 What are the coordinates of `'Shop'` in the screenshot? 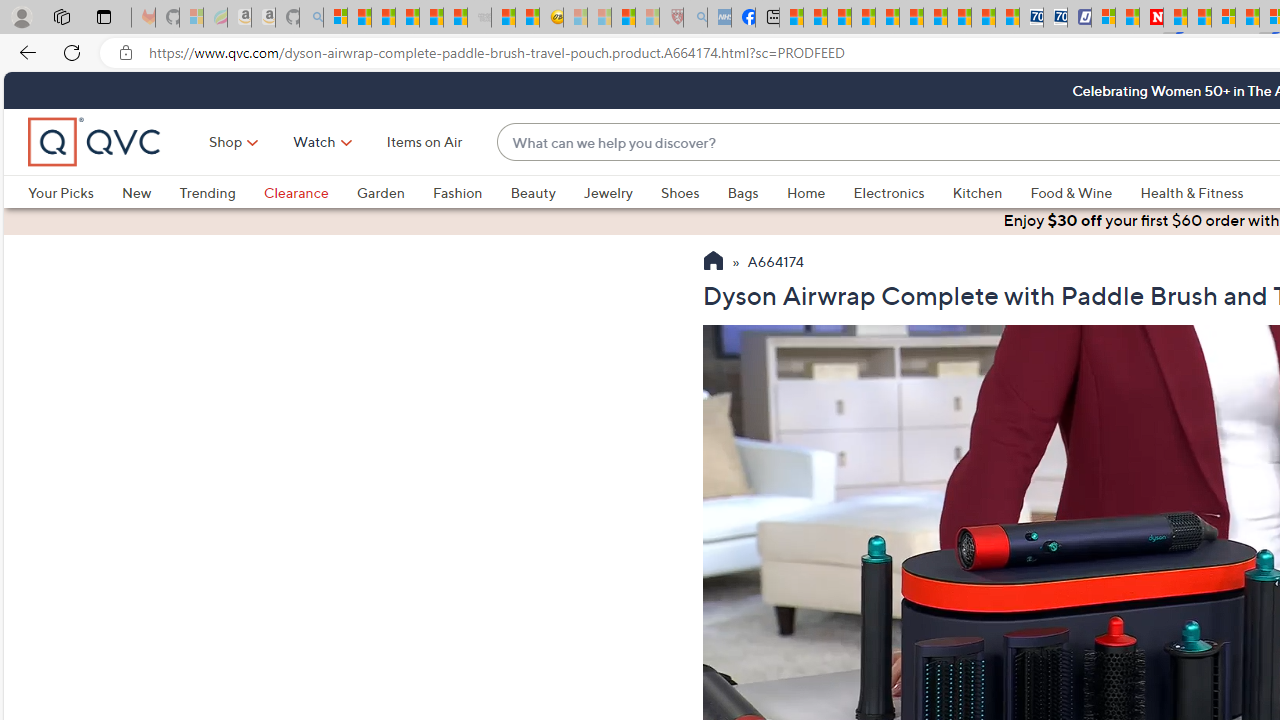 It's located at (227, 140).